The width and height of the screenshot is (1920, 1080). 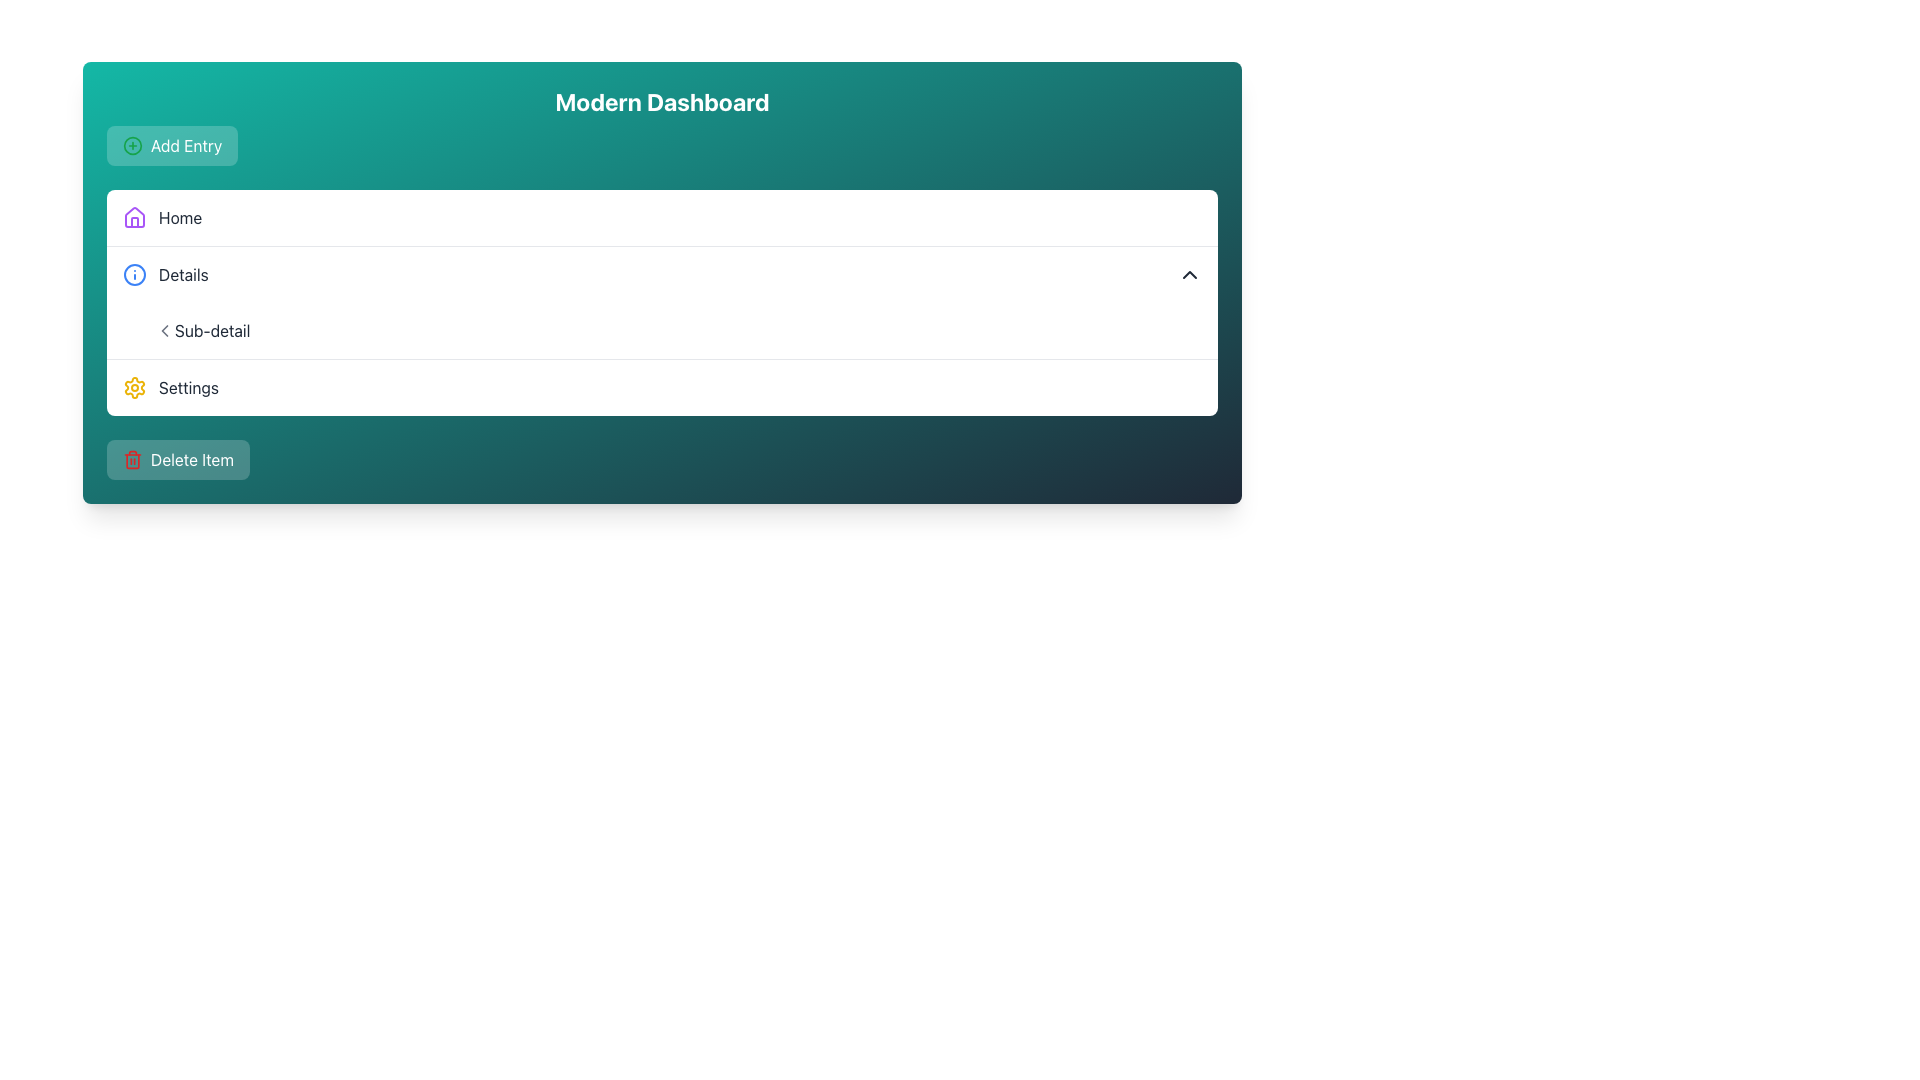 What do you see at coordinates (164, 330) in the screenshot?
I see `the leftward-facing chevron icon located on the right side of the 'Sub-detail' list item` at bounding box center [164, 330].